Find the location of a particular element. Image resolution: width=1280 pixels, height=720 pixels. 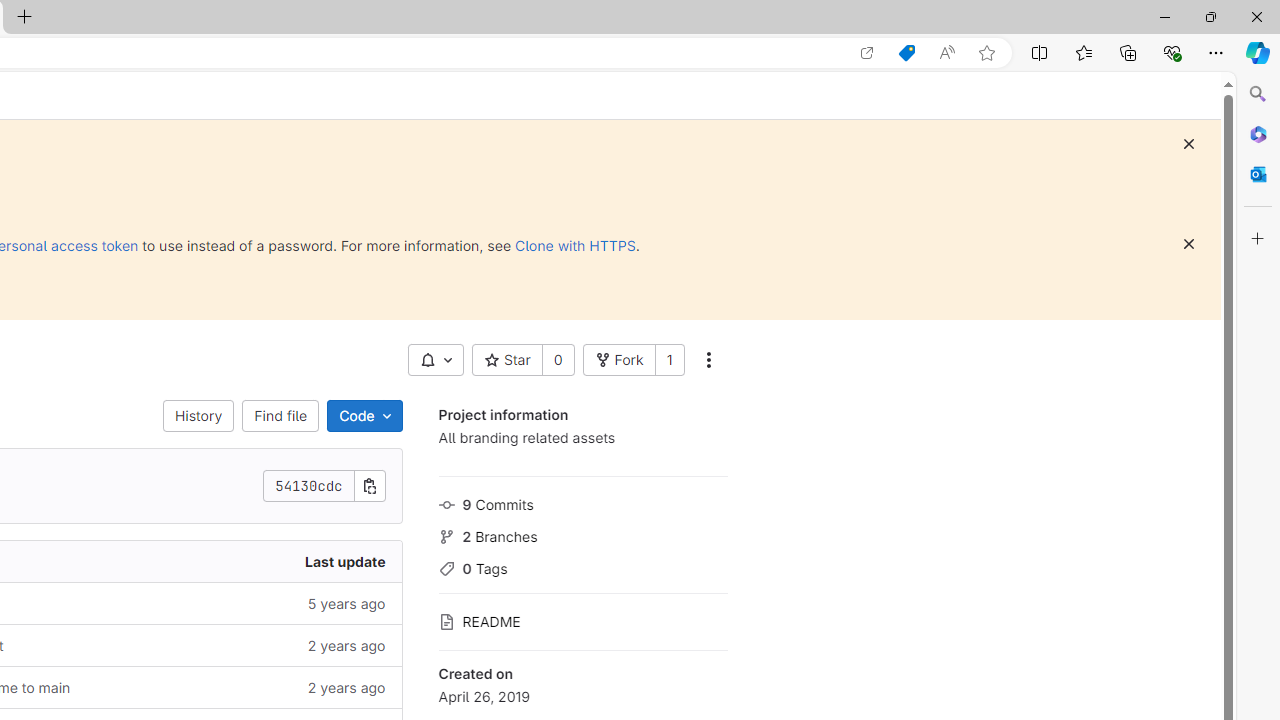

'More actions' is located at coordinates (708, 360).